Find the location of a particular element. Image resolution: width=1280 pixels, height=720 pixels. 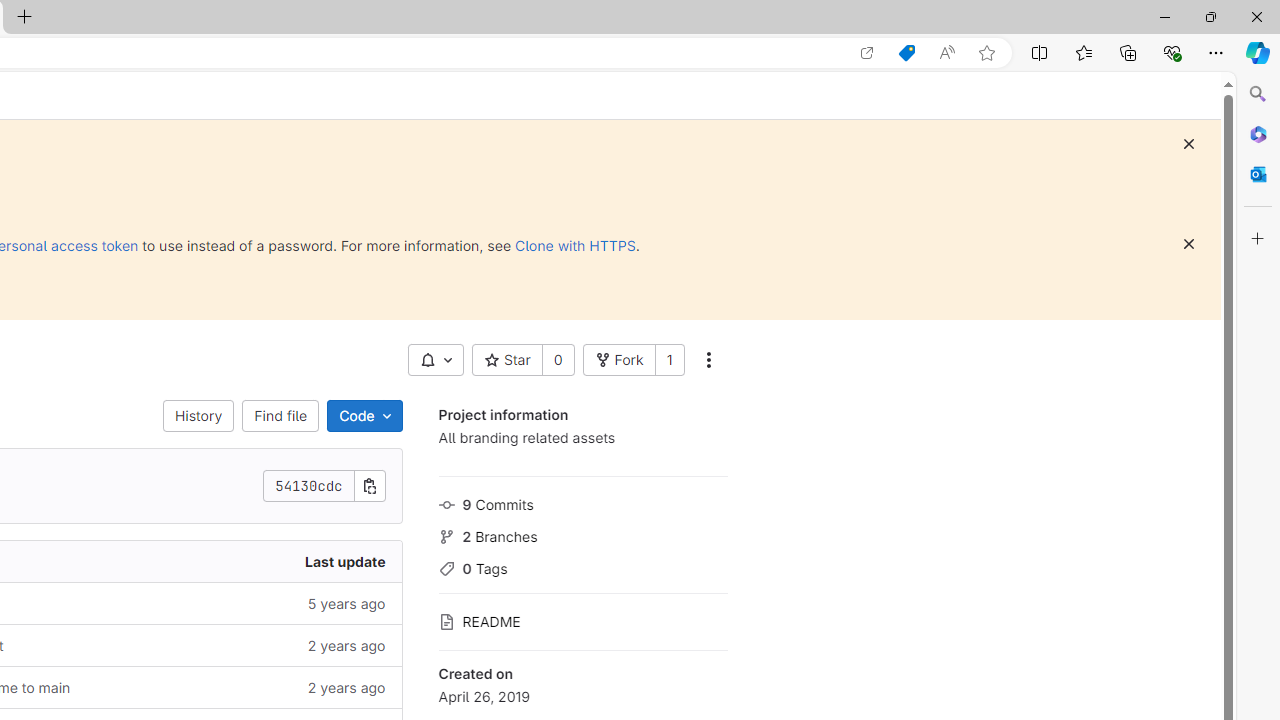

'More actions' is located at coordinates (708, 360).